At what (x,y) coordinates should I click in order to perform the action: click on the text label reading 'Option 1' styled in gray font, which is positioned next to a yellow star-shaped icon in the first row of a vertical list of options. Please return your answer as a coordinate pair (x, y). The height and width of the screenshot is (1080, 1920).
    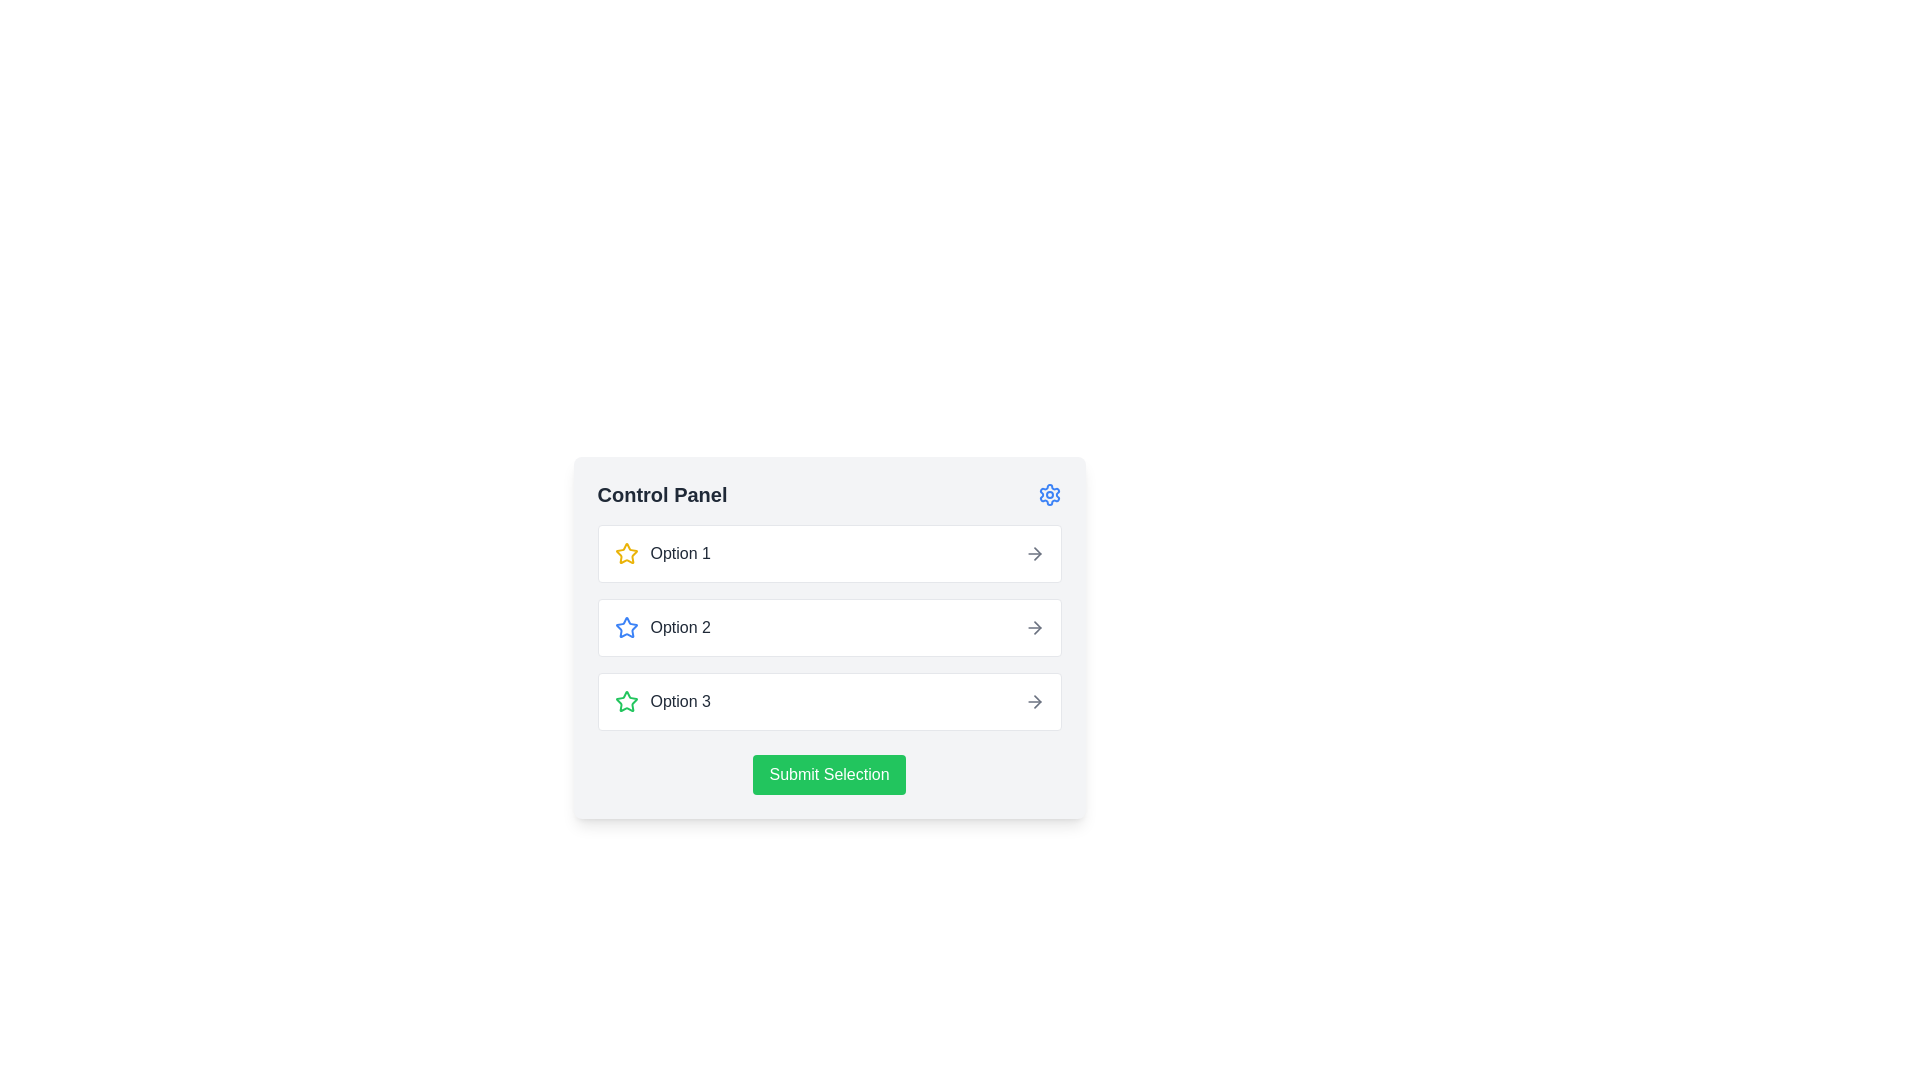
    Looking at the image, I should click on (680, 554).